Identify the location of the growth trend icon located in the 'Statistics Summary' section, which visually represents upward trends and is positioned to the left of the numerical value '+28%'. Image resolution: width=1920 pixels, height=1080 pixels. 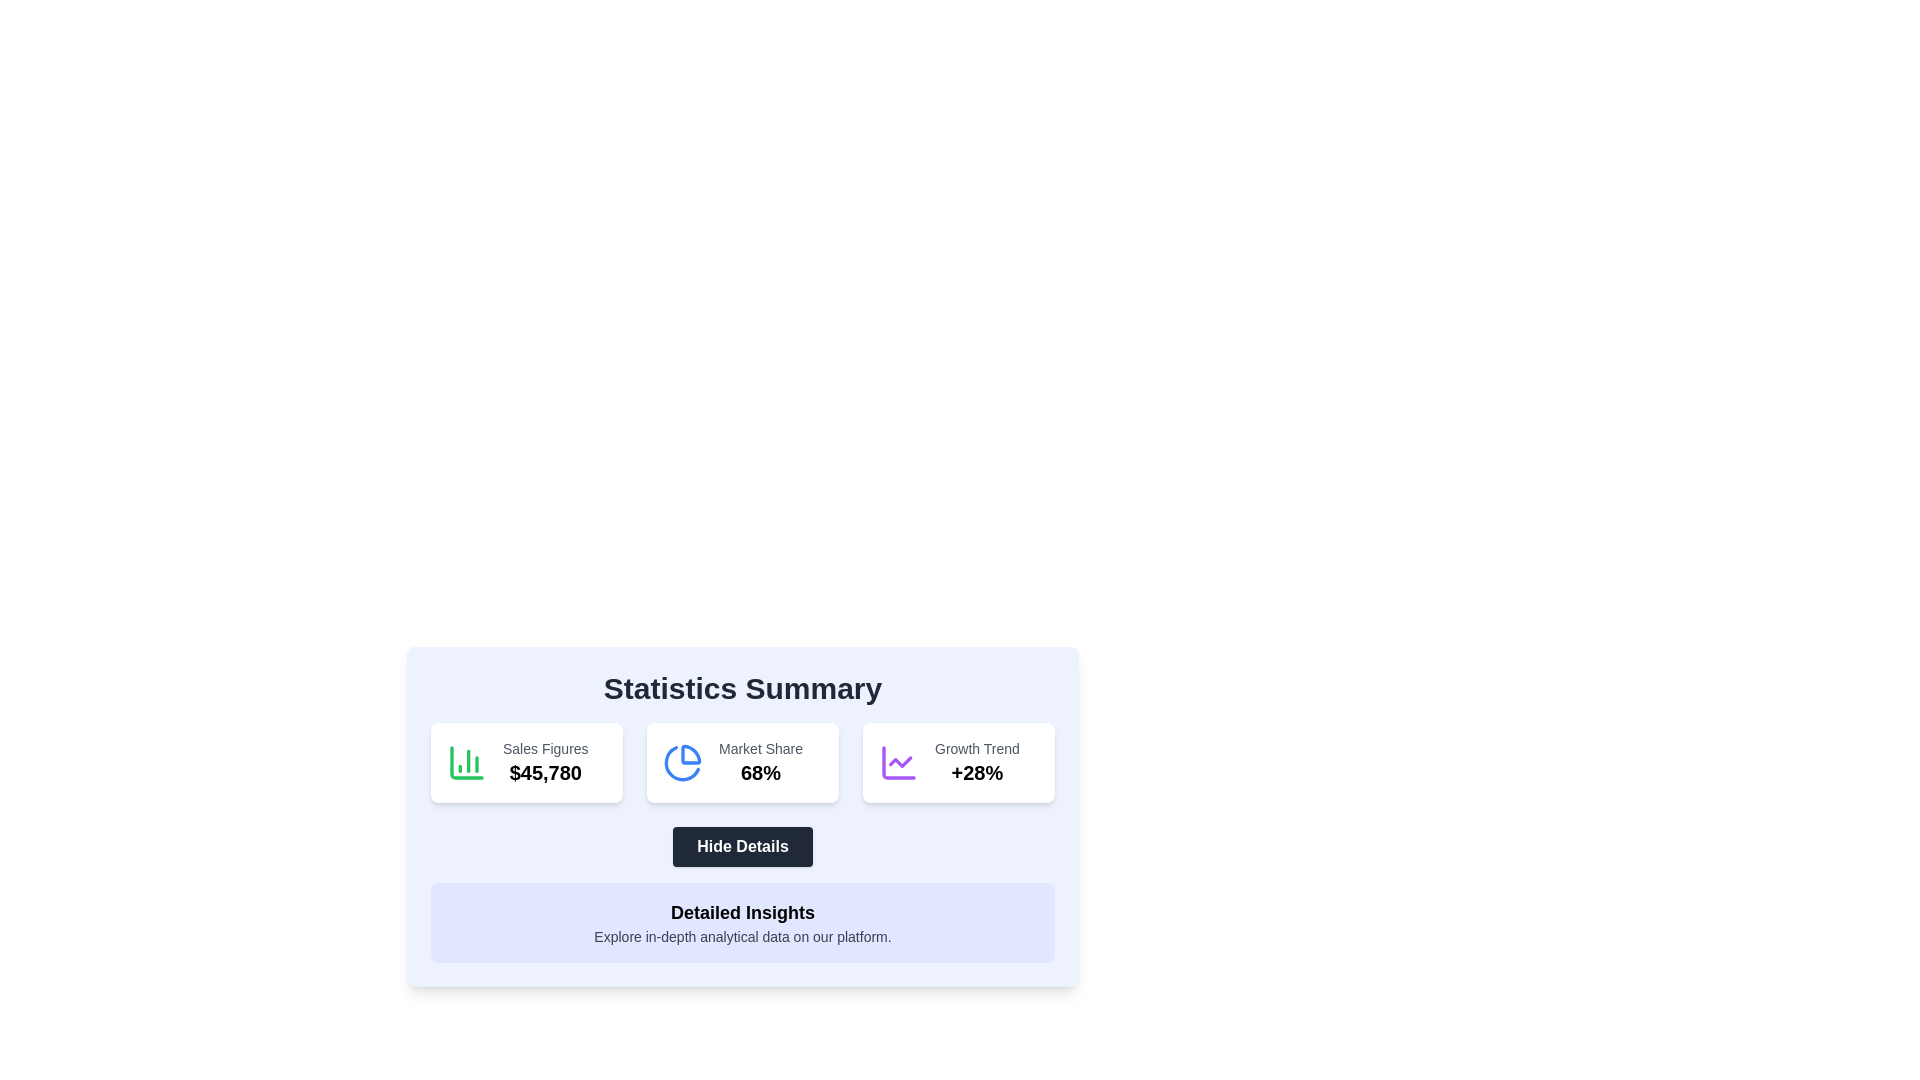
(897, 763).